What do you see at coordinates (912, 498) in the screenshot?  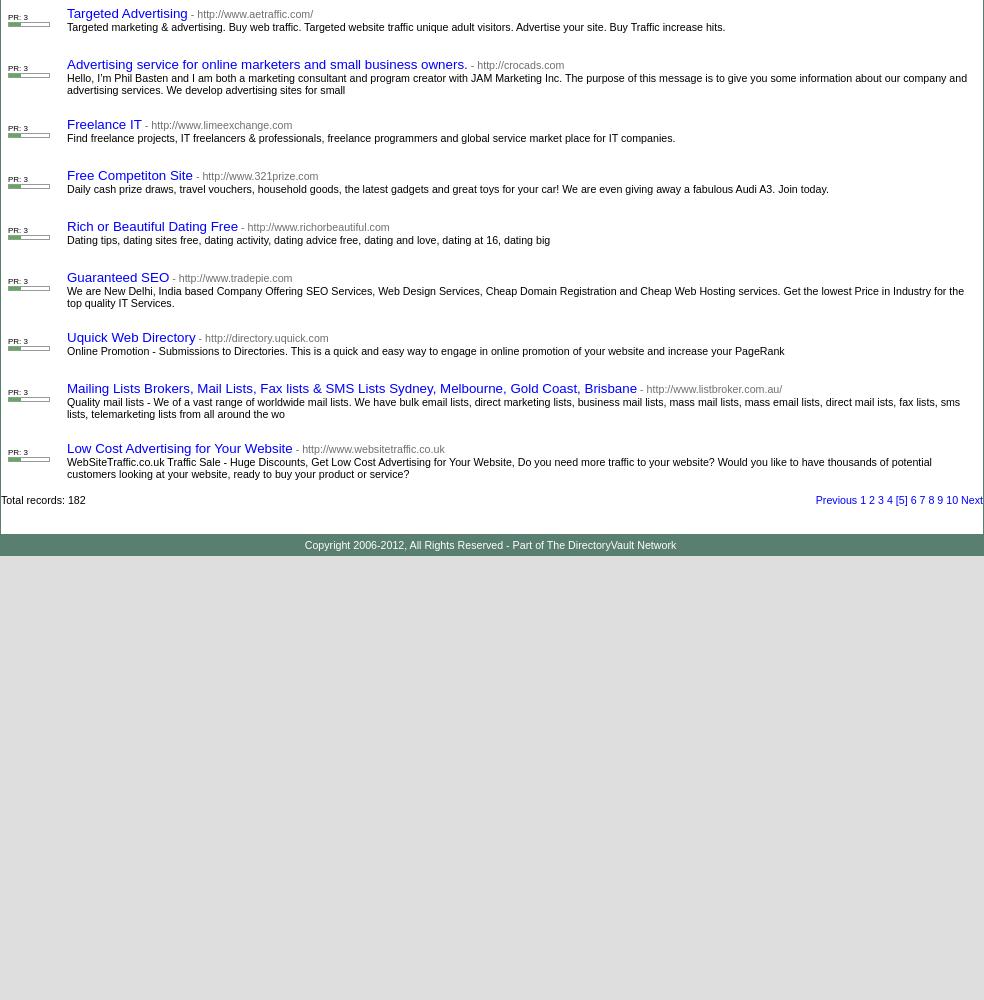 I see `'6'` at bounding box center [912, 498].